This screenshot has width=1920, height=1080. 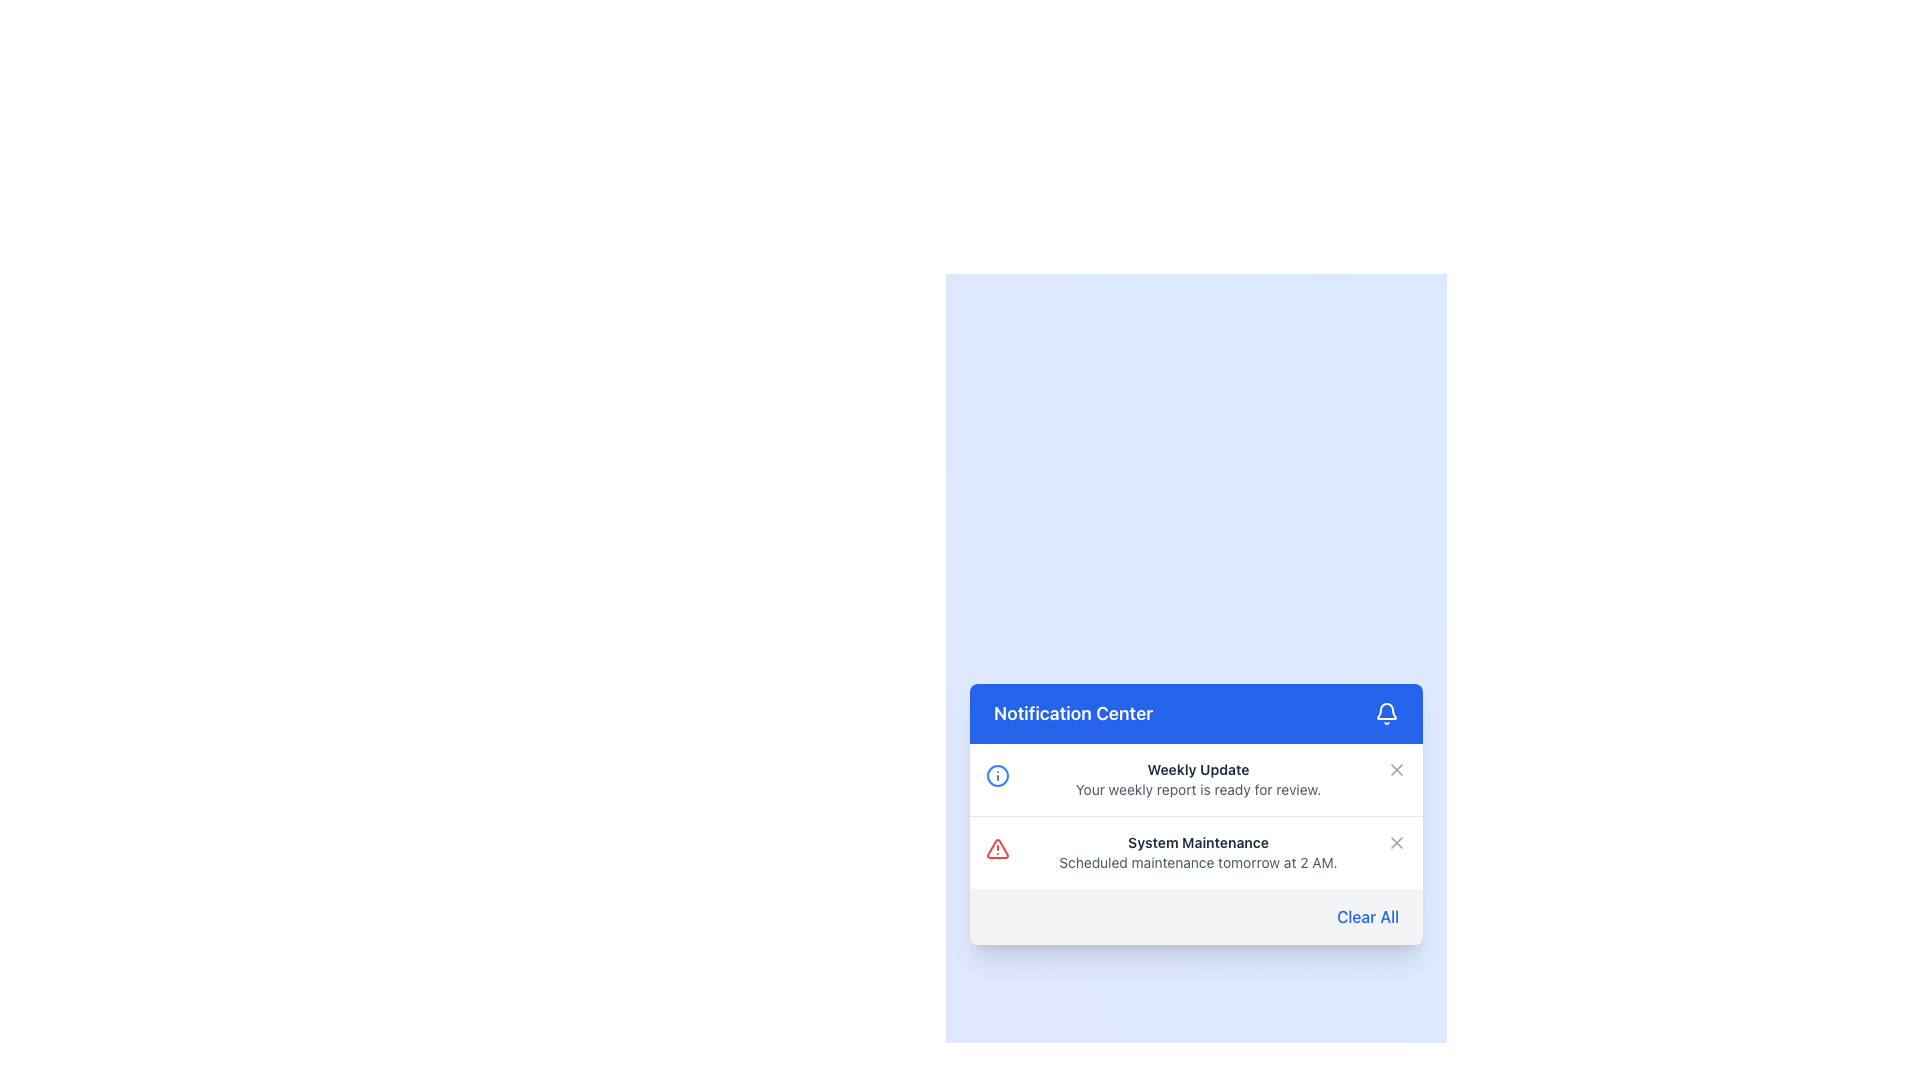 I want to click on the circular graphical indicator representing an information icon located at the center of the SVG component in the Notification Center interface, so click(x=998, y=774).